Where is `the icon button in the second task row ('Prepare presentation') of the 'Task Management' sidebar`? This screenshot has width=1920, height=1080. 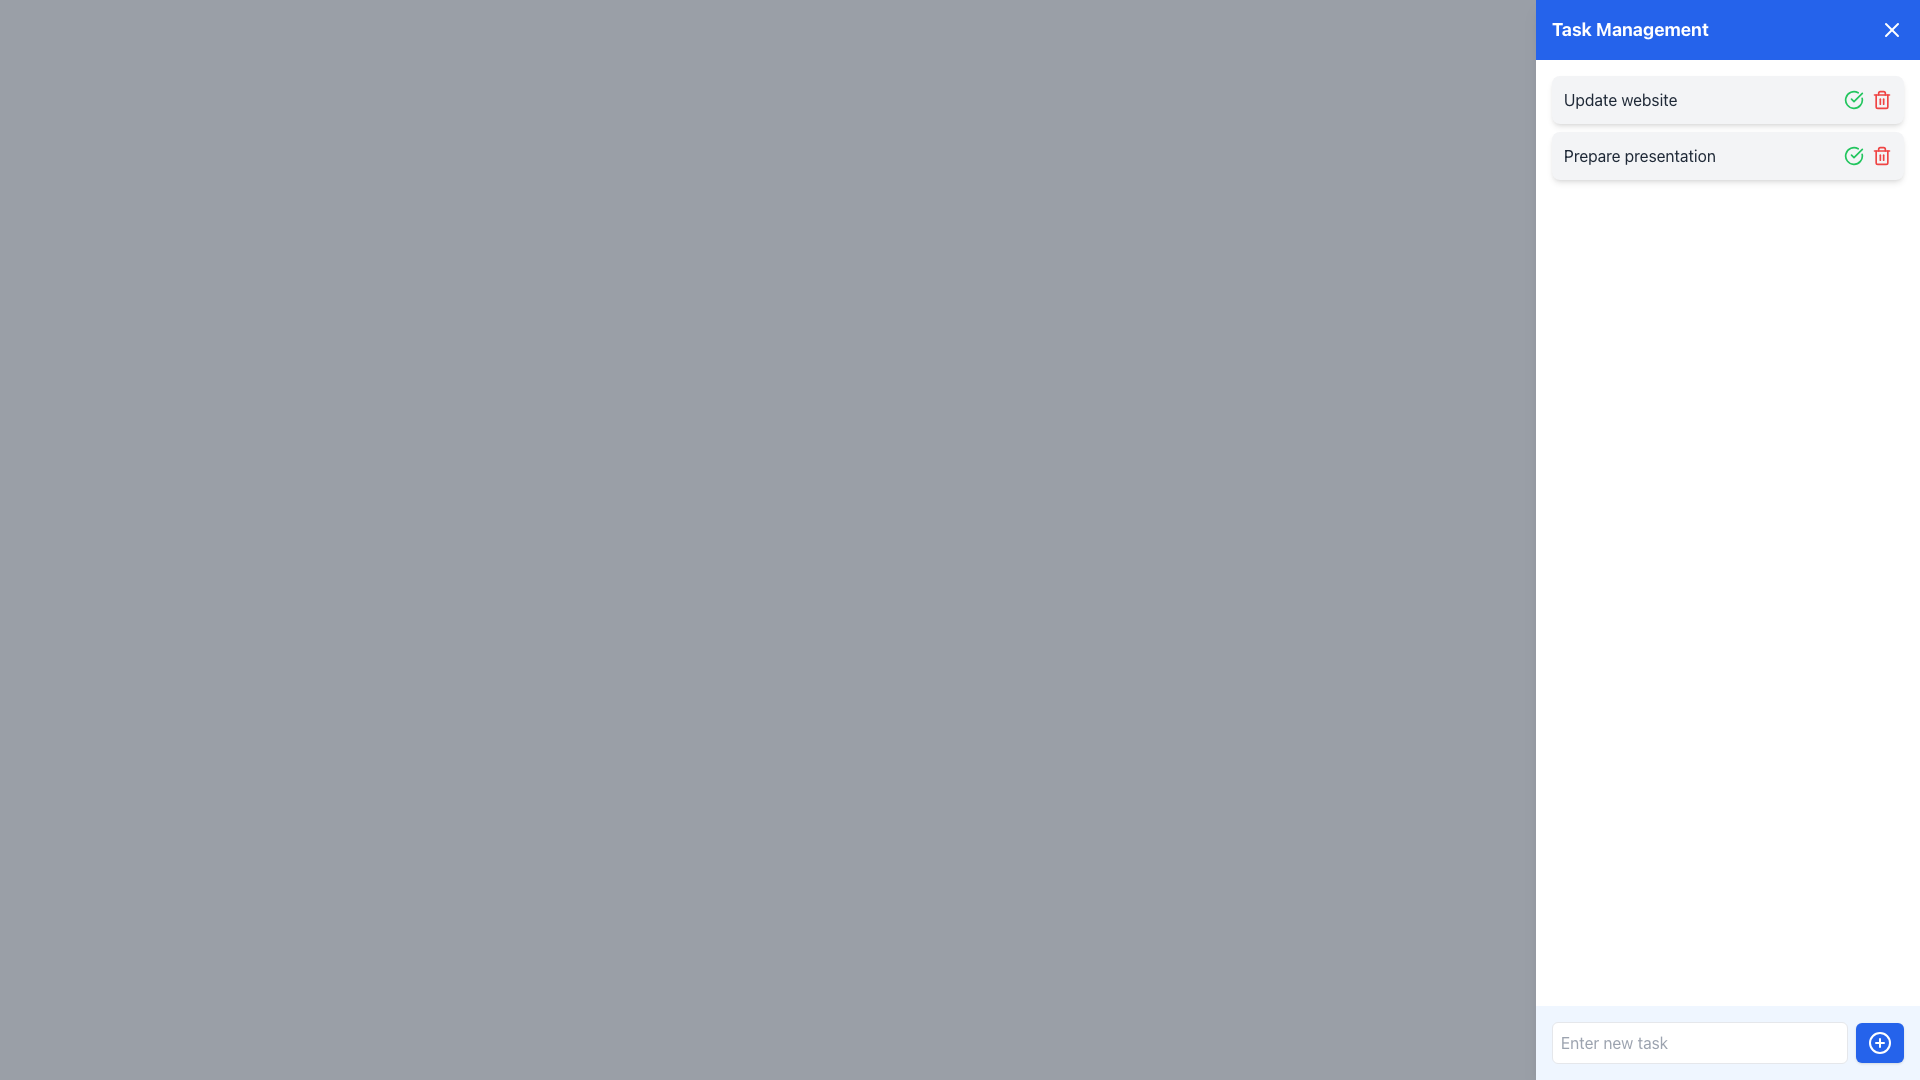 the icon button in the second task row ('Prepare presentation') of the 'Task Management' sidebar is located at coordinates (1852, 154).